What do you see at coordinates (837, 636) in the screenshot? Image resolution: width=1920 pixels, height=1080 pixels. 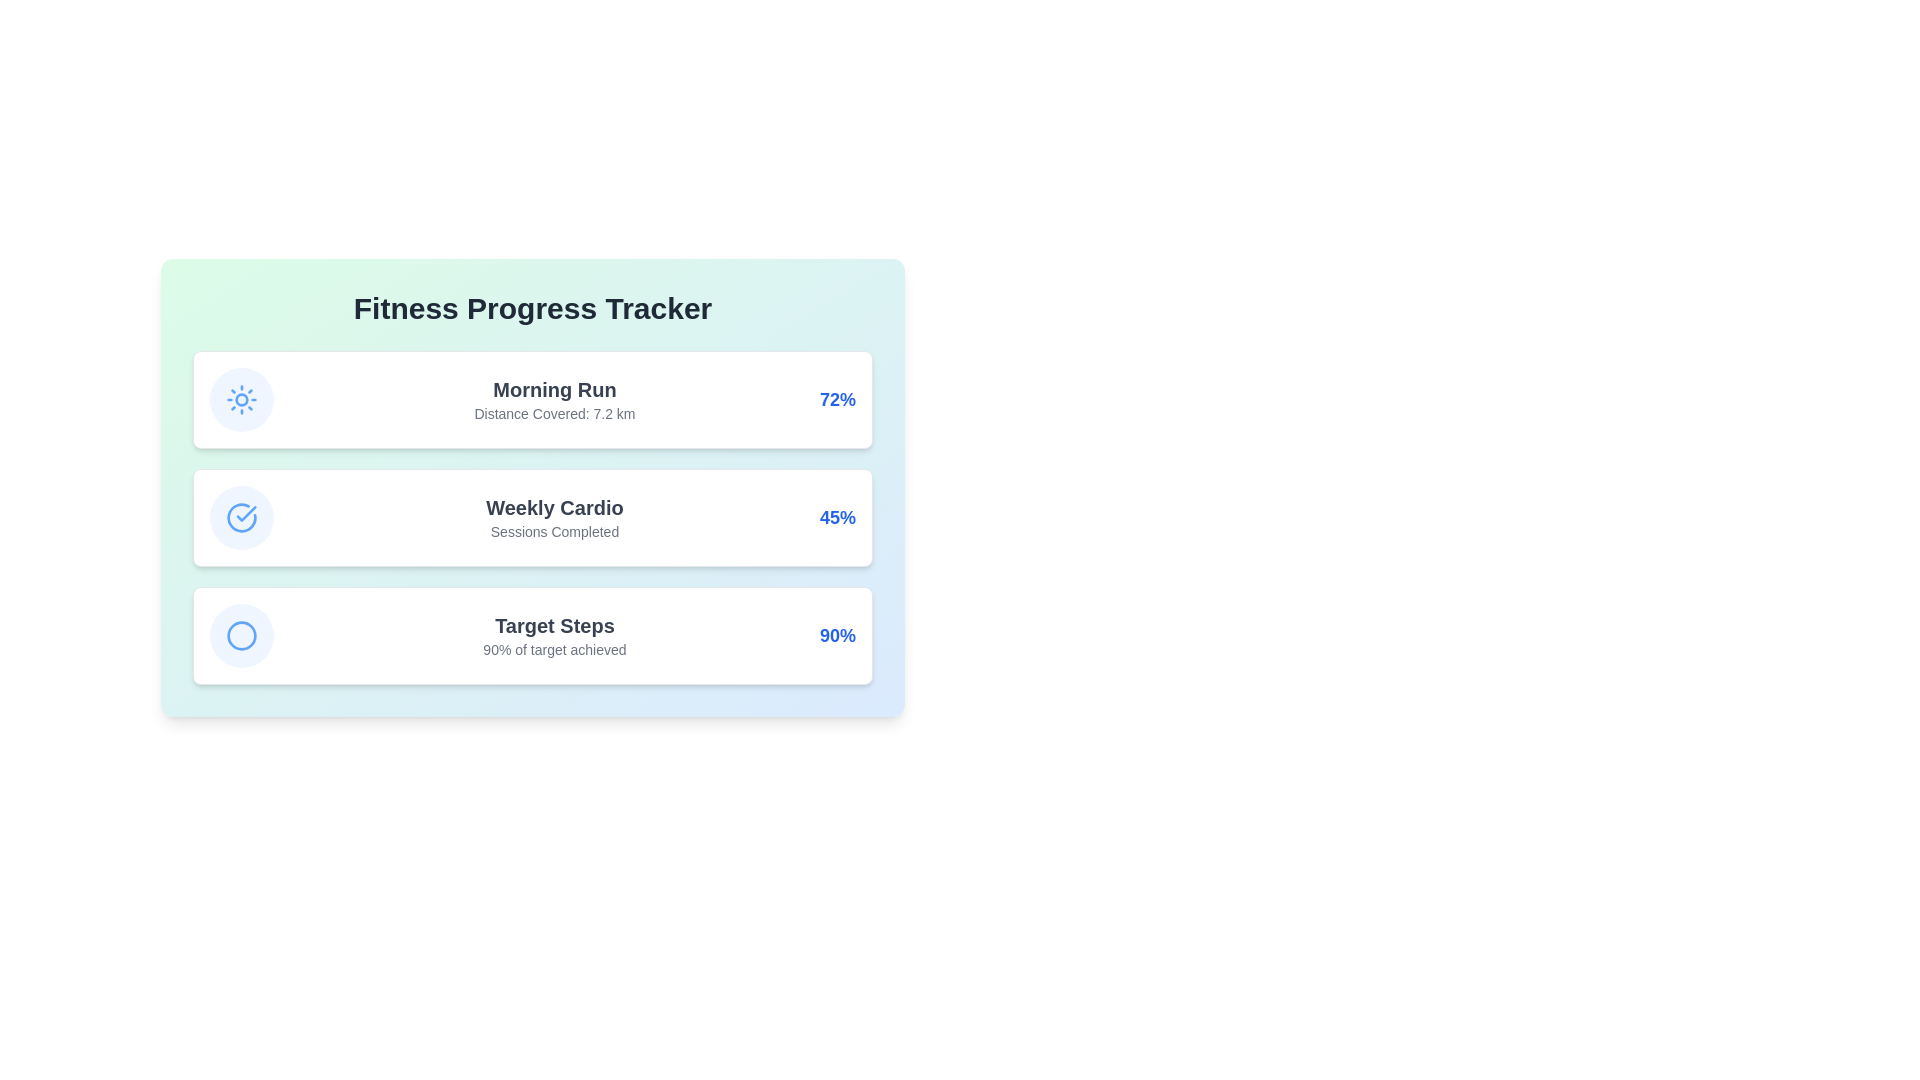 I see `the bold text label displaying '90%' in blue color, located on the far right of the 'Target Steps' card in the 'Fitness Progress Tracker' interface` at bounding box center [837, 636].